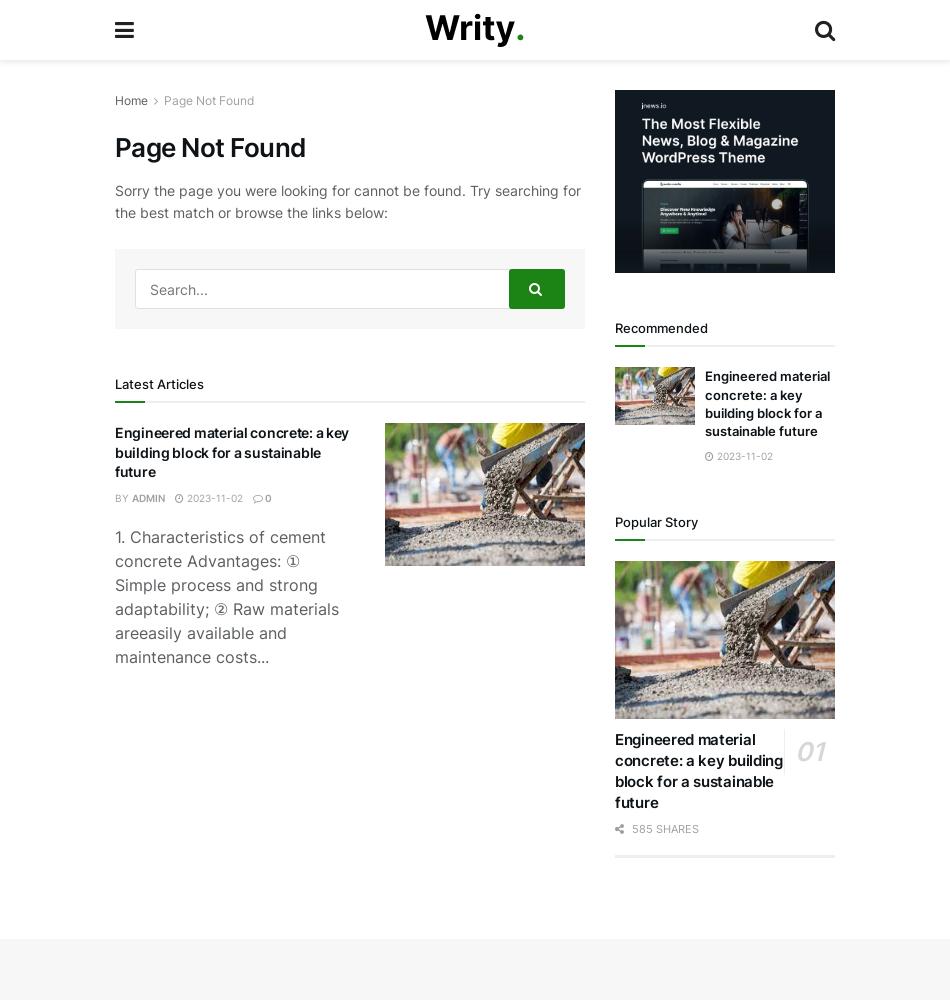 This screenshot has width=950, height=1000. Describe the element at coordinates (656, 522) in the screenshot. I see `'Popular Story'` at that location.